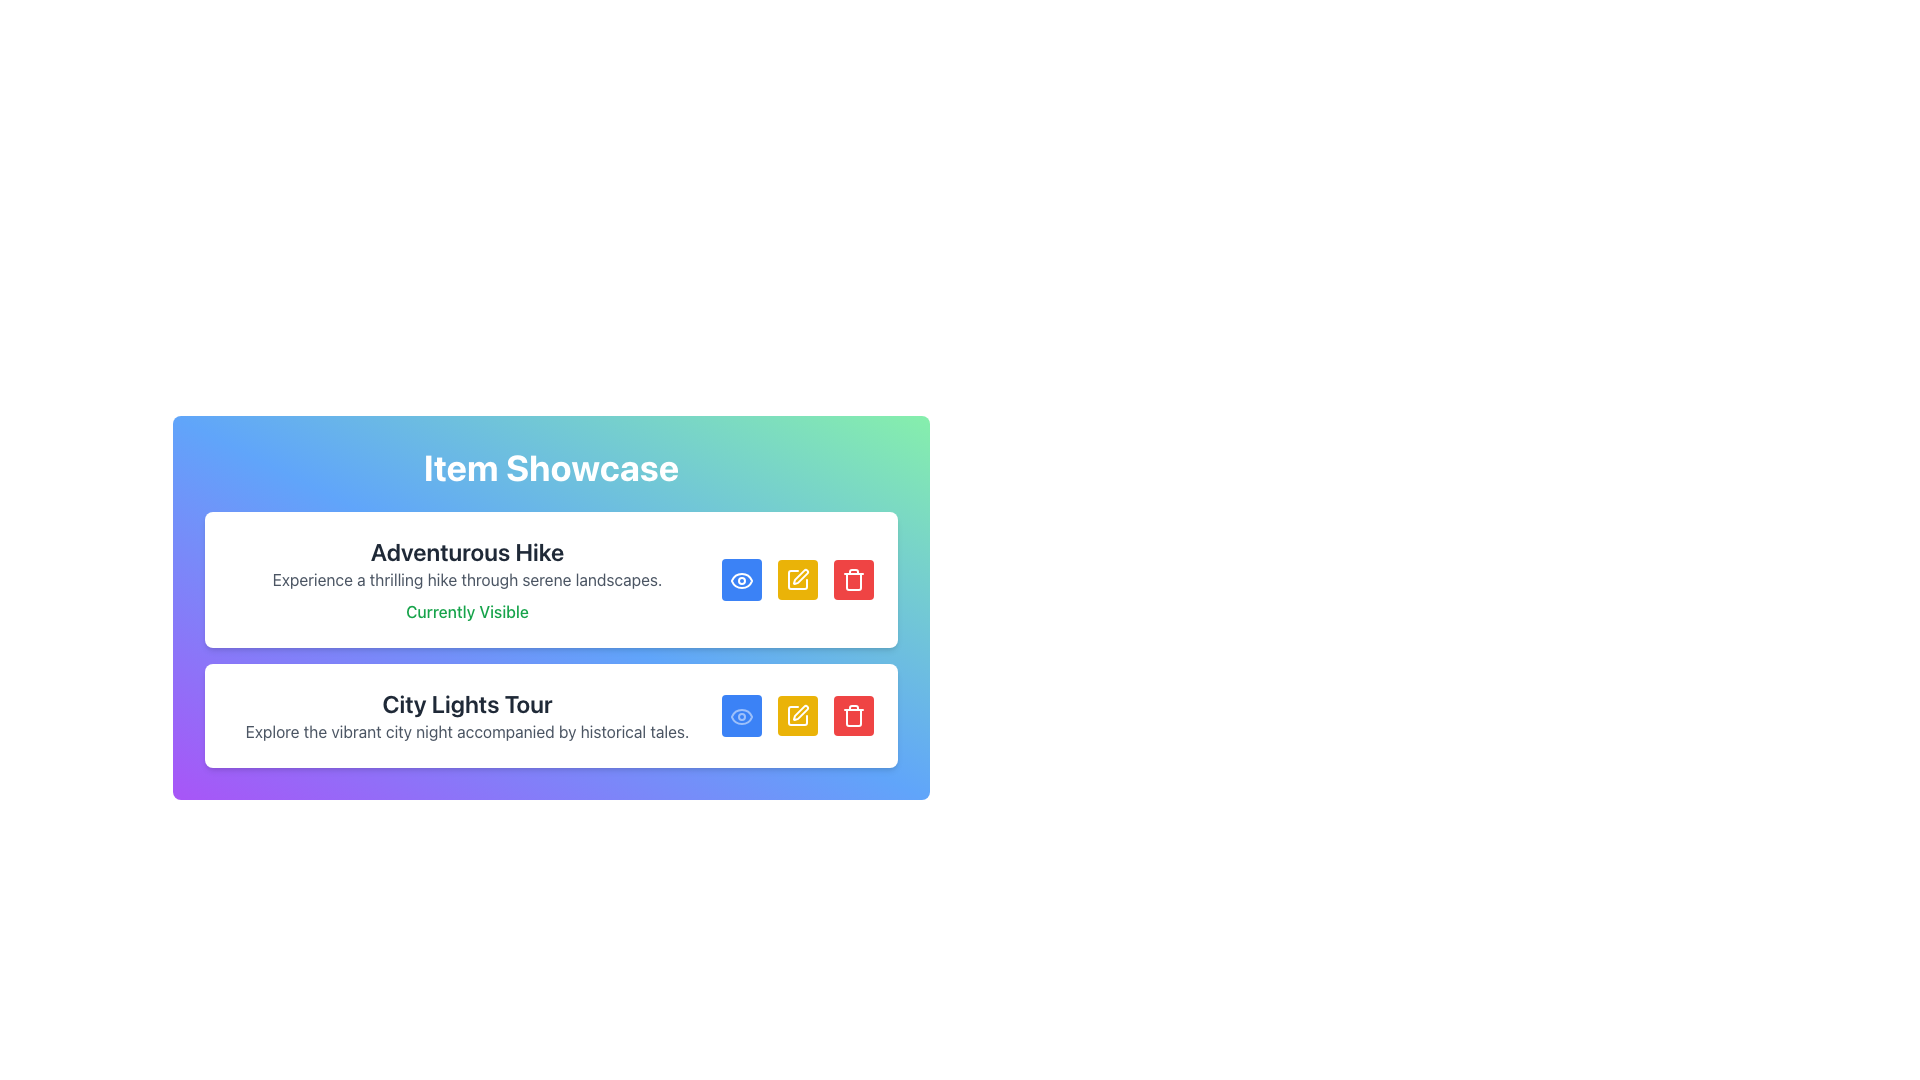  Describe the element at coordinates (796, 579) in the screenshot. I see `the icon button with a pen symbol, which is styled in vibrant yellow and is located on the right side of the 'Adventurous Hike' item card` at that location.